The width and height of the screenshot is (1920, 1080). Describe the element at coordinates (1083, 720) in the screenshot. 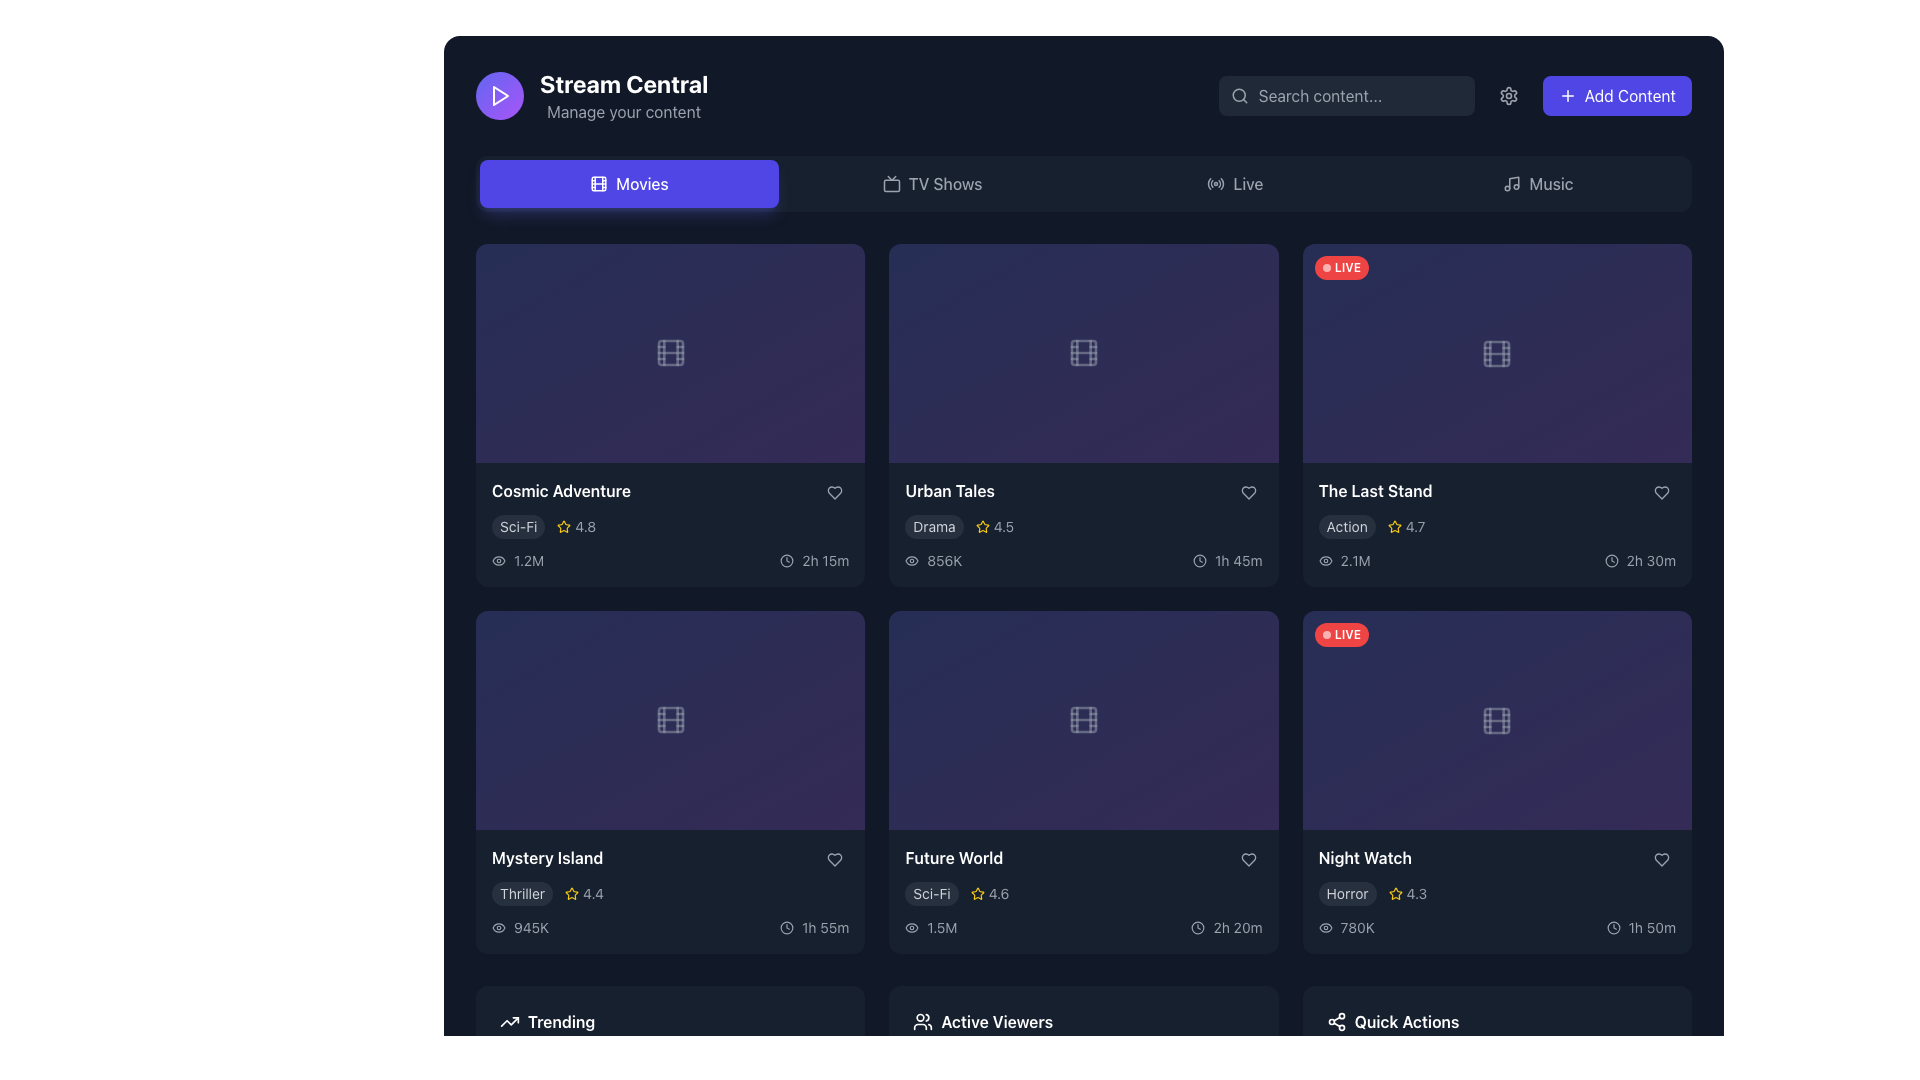

I see `the media content icon with a filmstrip design located within the 'Future World' card, positioned in the second row and third column of the grid layout` at that location.